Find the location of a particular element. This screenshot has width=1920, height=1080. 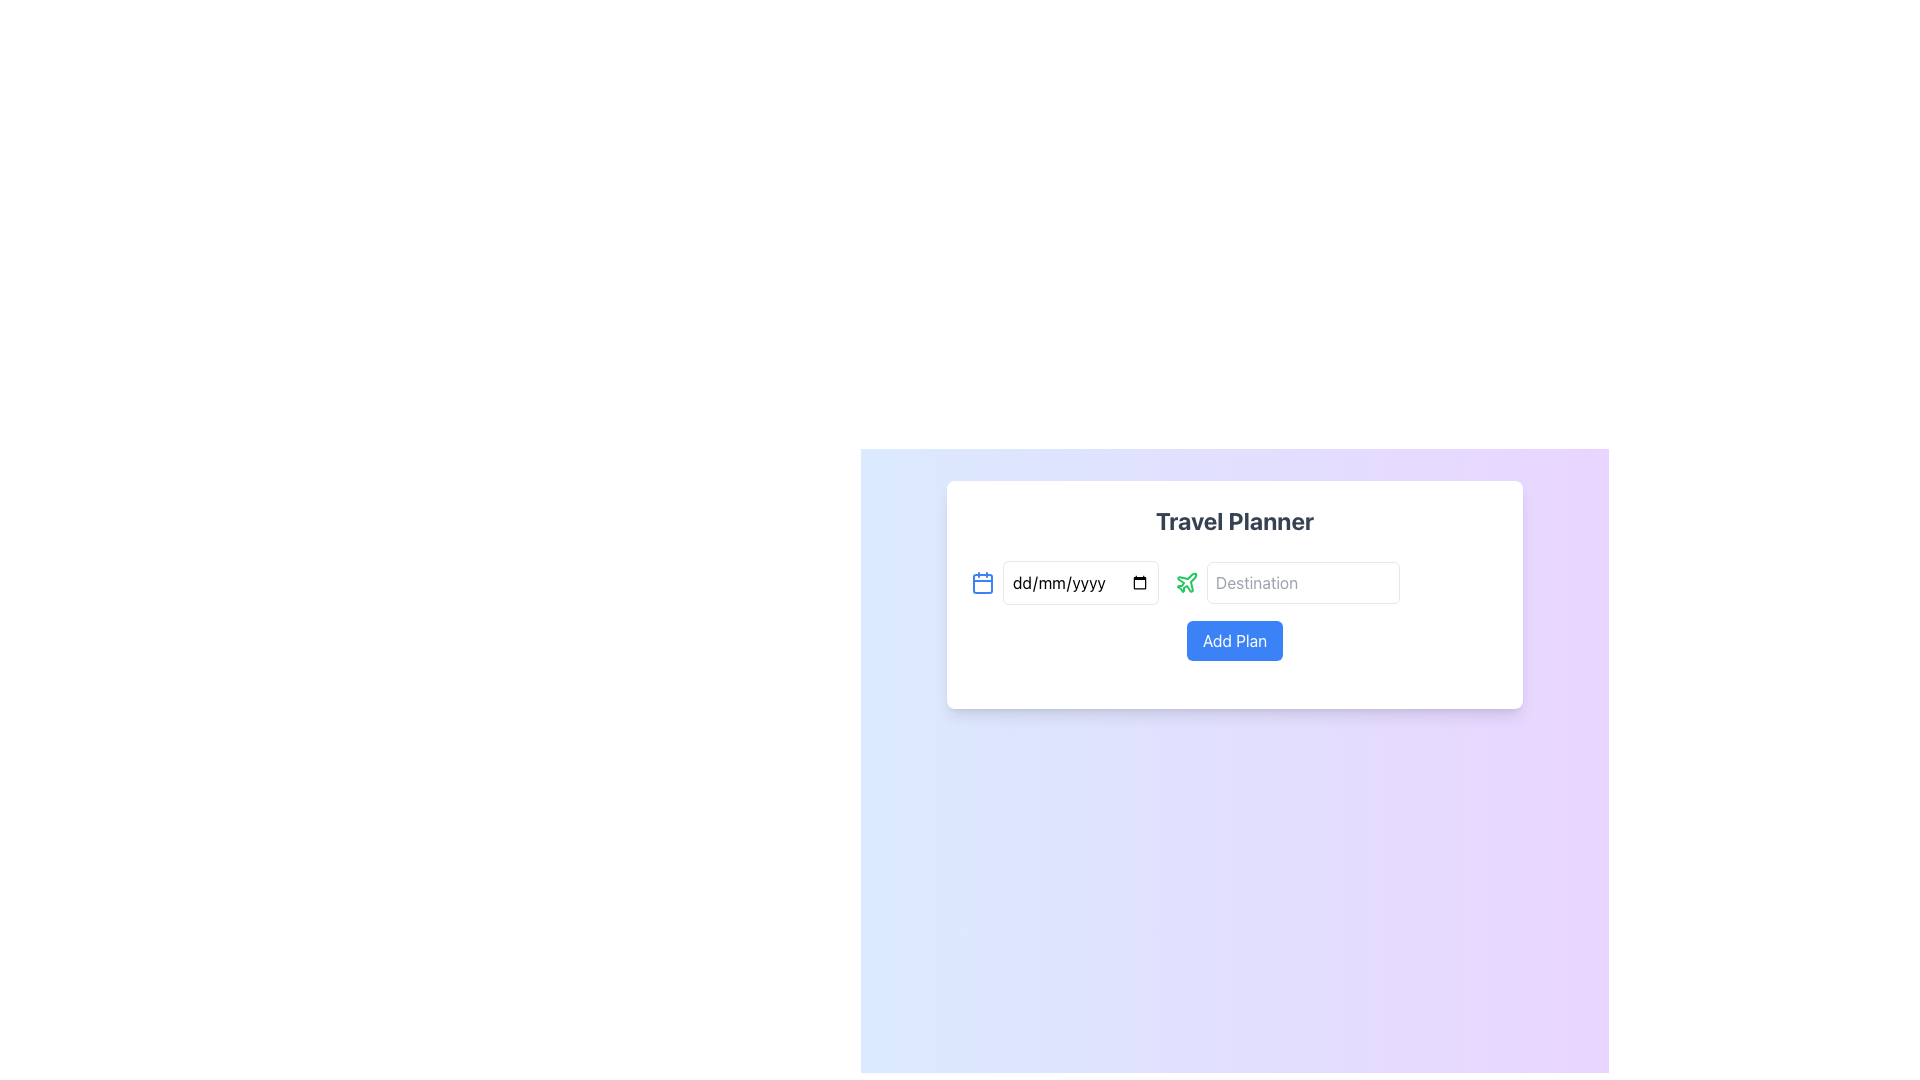

the 'Add Plan' button, which is a blue button with white text located at the bottom of the 'Travel Planner' section is located at coordinates (1233, 640).